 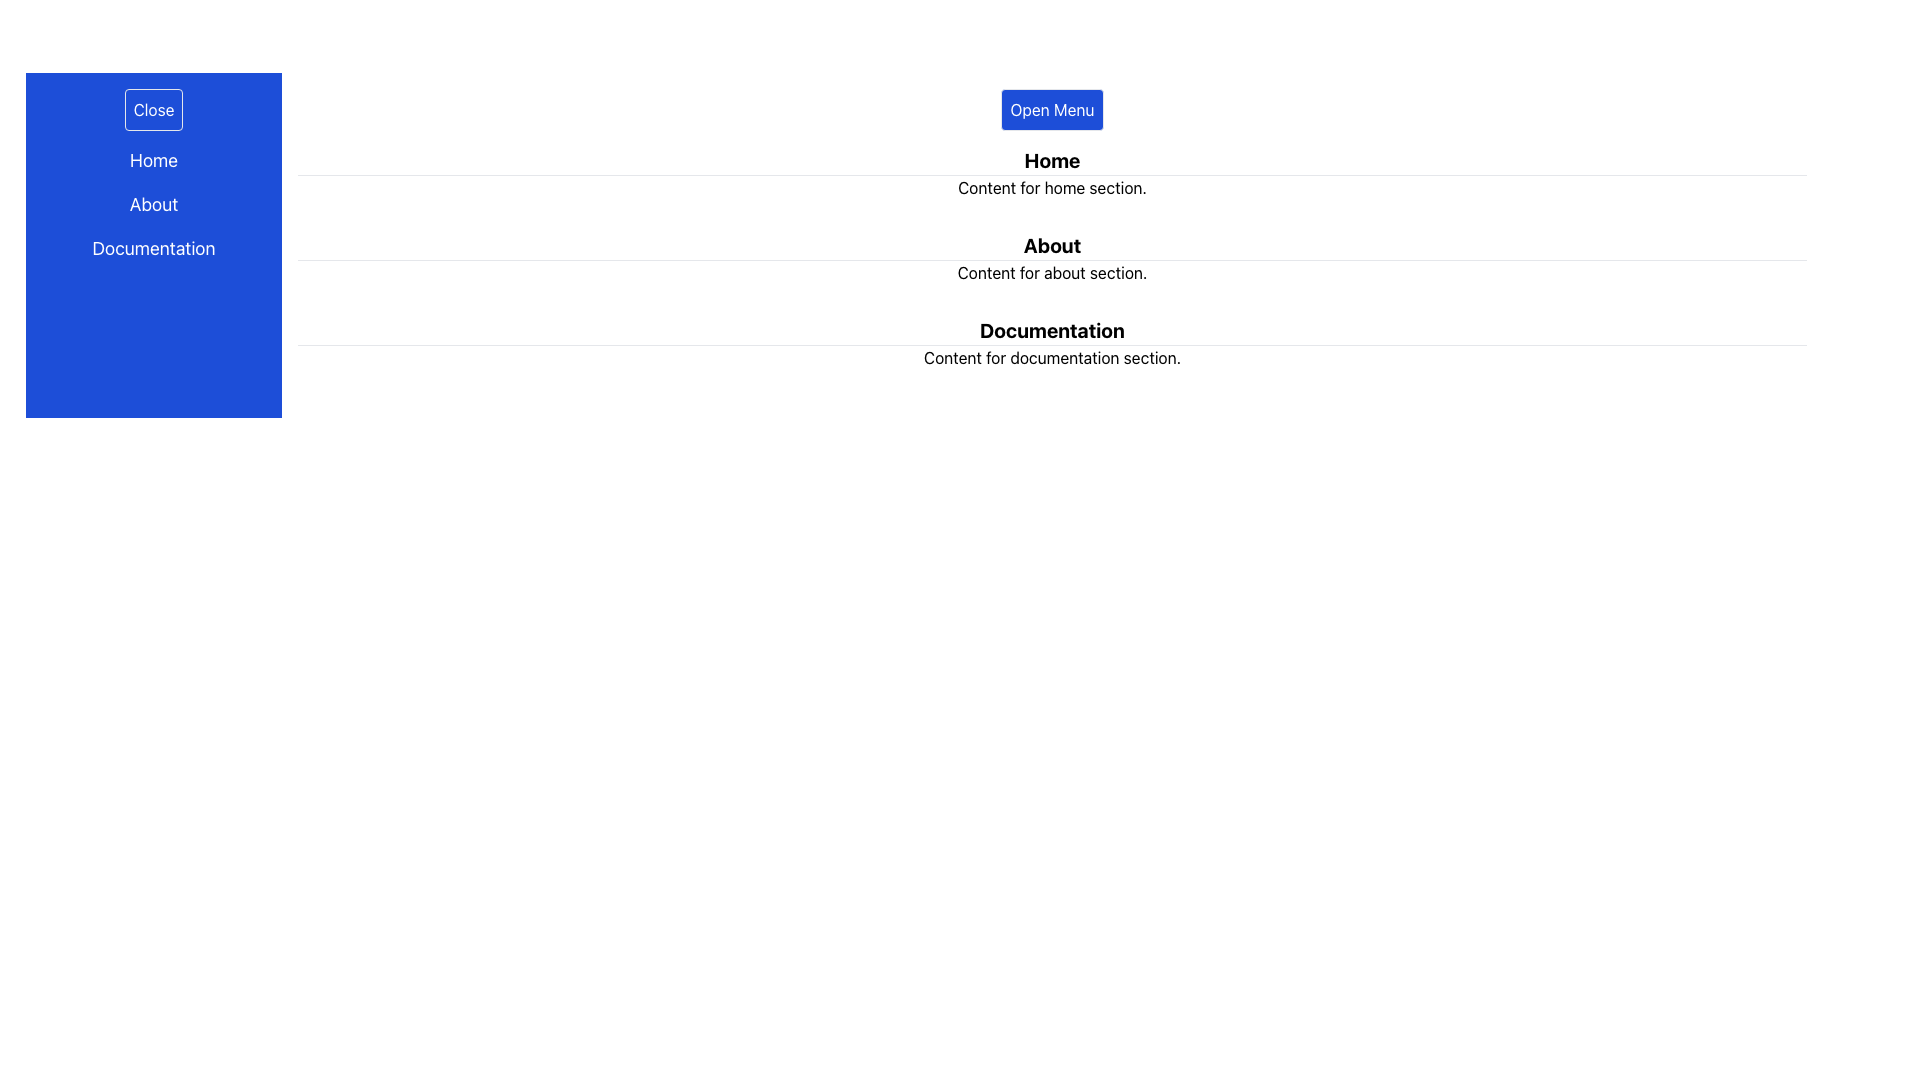 I want to click on the 'Documentation' section, which combines a heading and descriptive text, located at the bottom of the main content sections after the 'About' section, so click(x=1051, y=342).